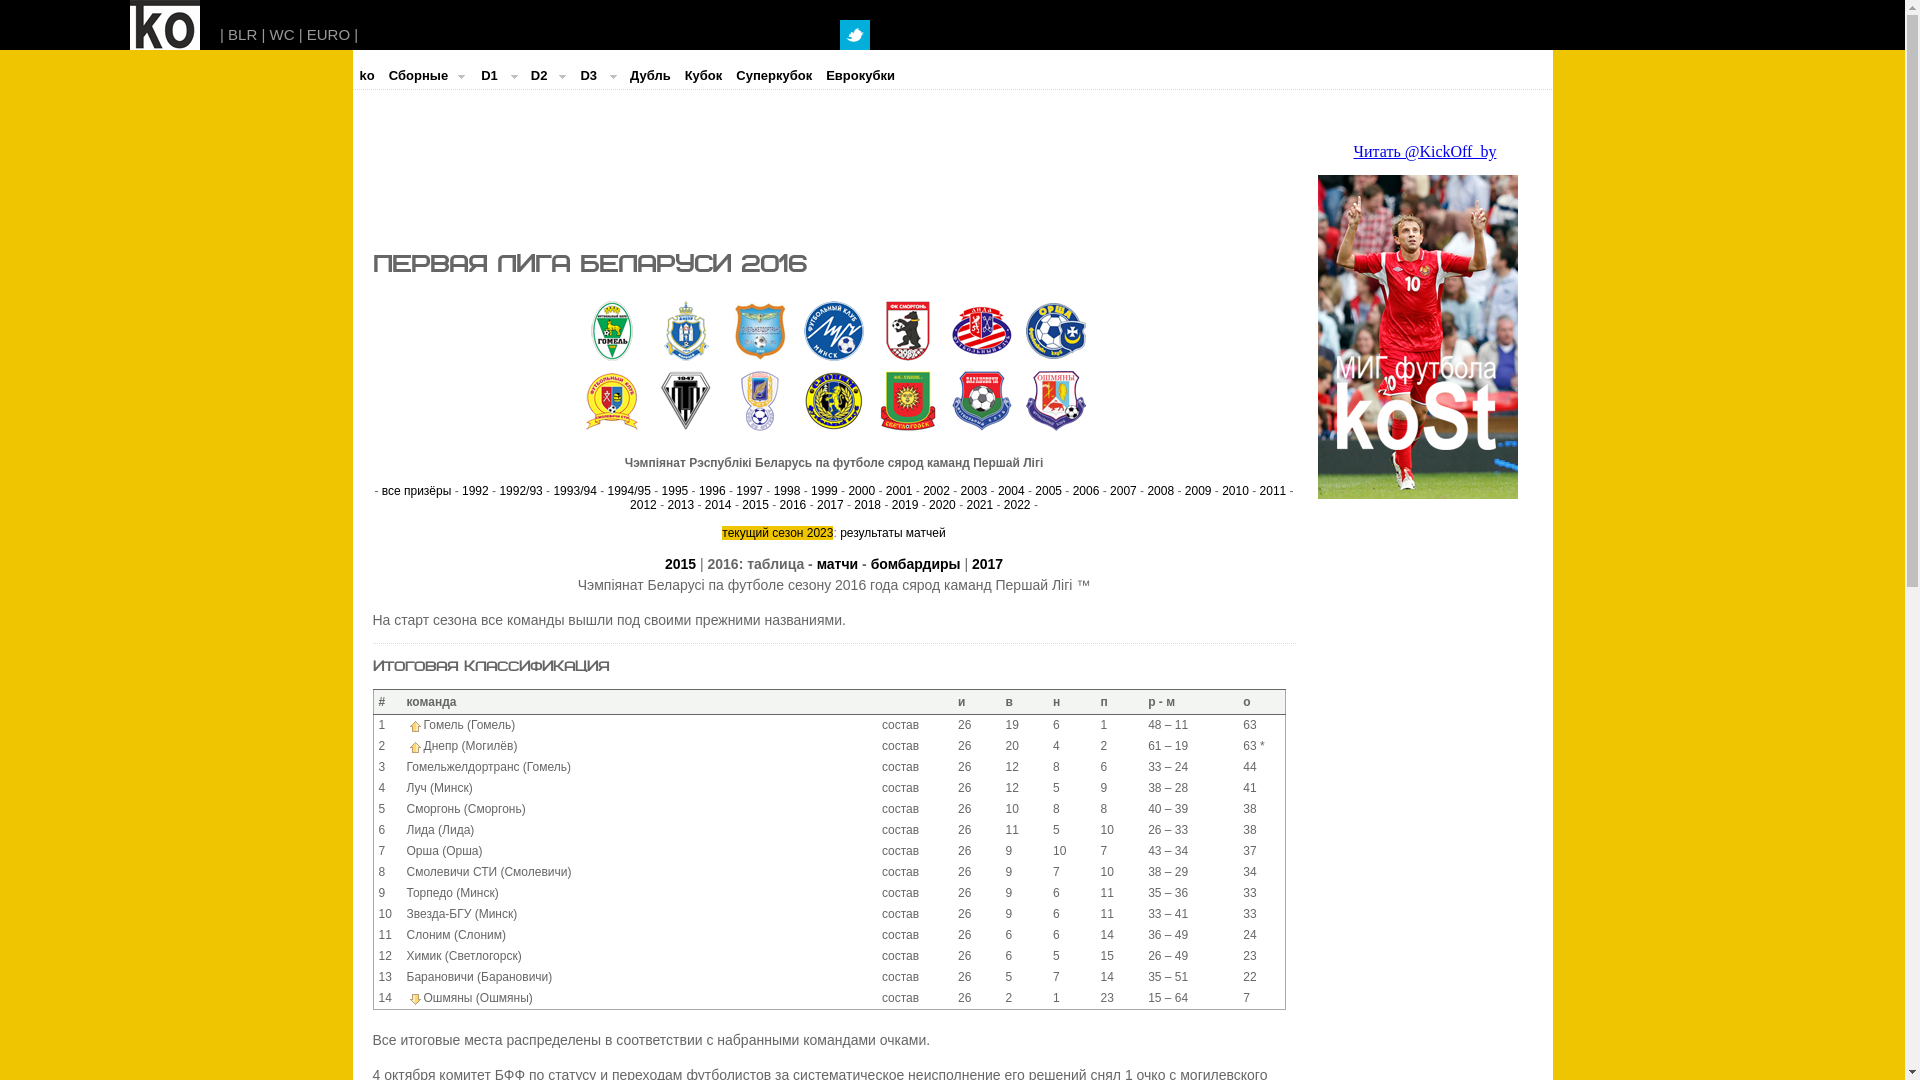  I want to click on '1994/95', so click(628, 490).